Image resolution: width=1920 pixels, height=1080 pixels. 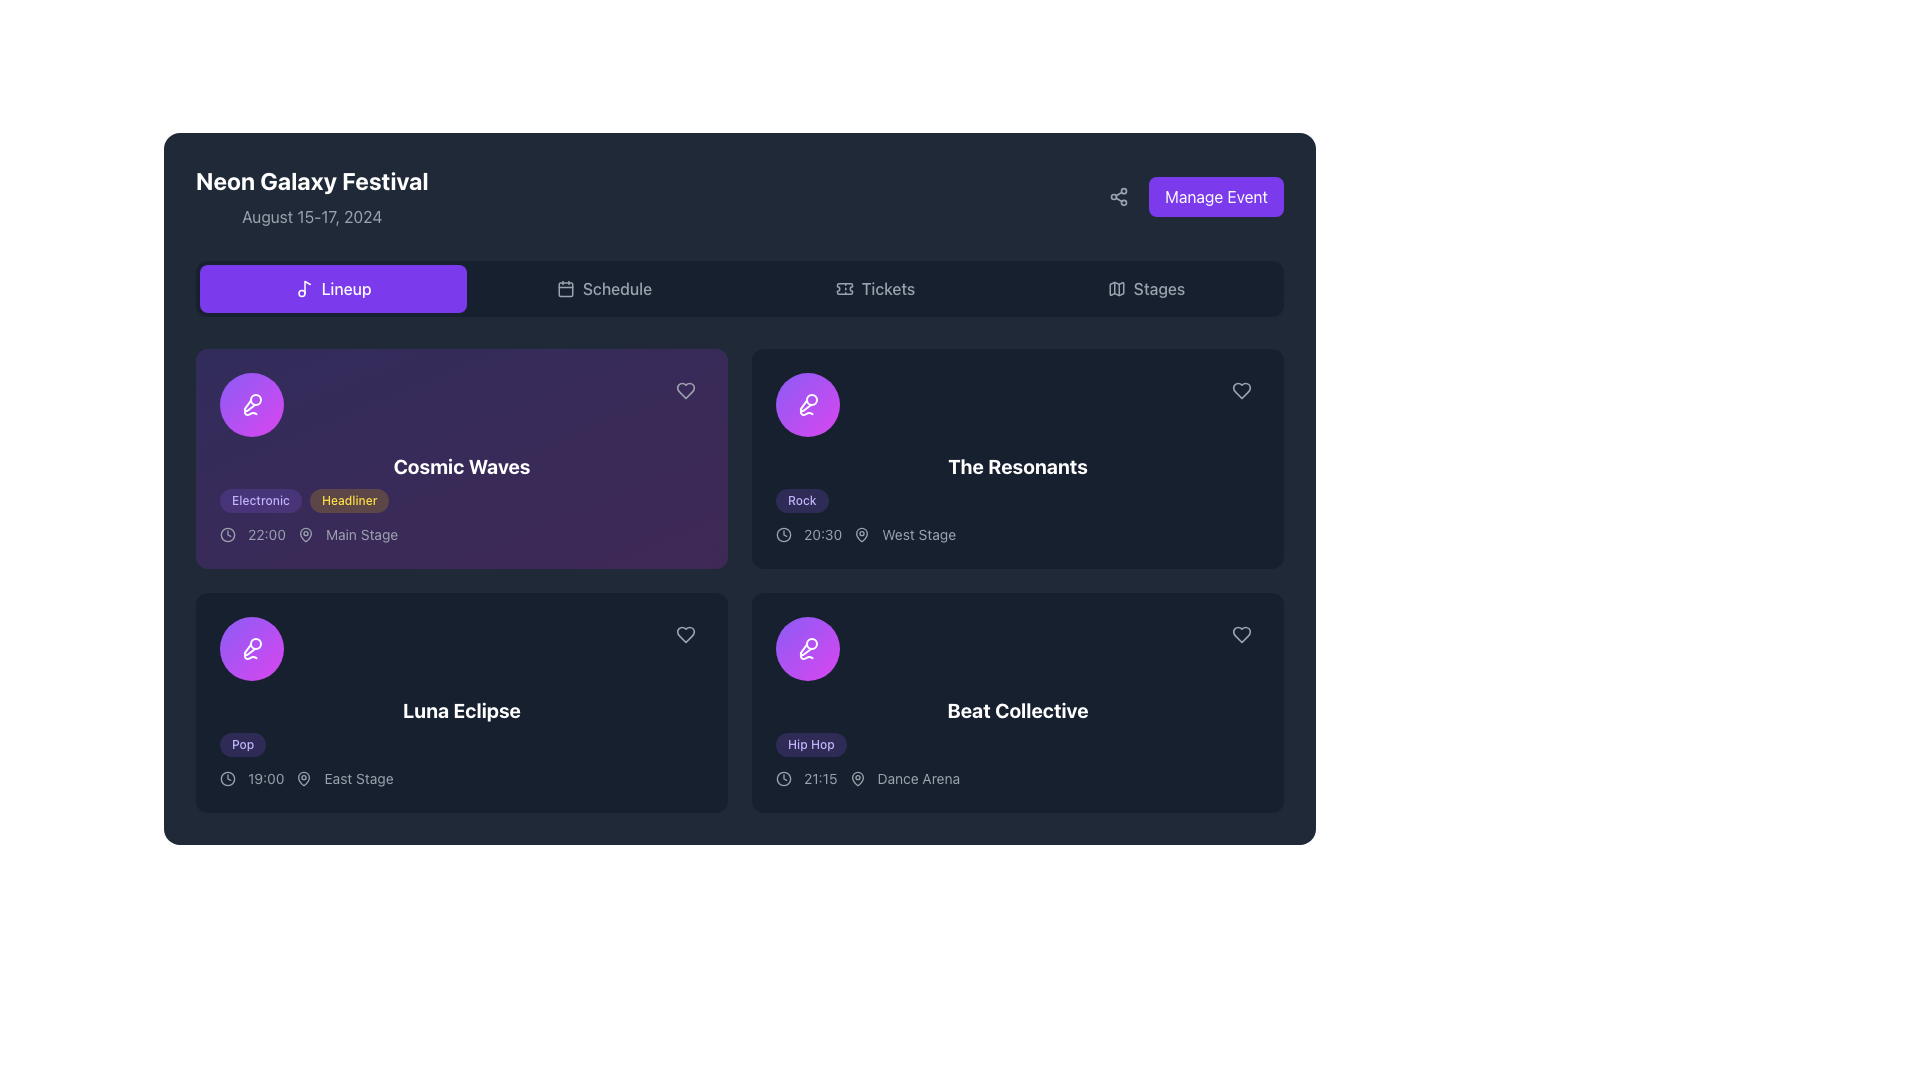 I want to click on the heart-shaped icon in the top-right corner of the purple card labeled 'Cosmic Waves', so click(x=686, y=390).